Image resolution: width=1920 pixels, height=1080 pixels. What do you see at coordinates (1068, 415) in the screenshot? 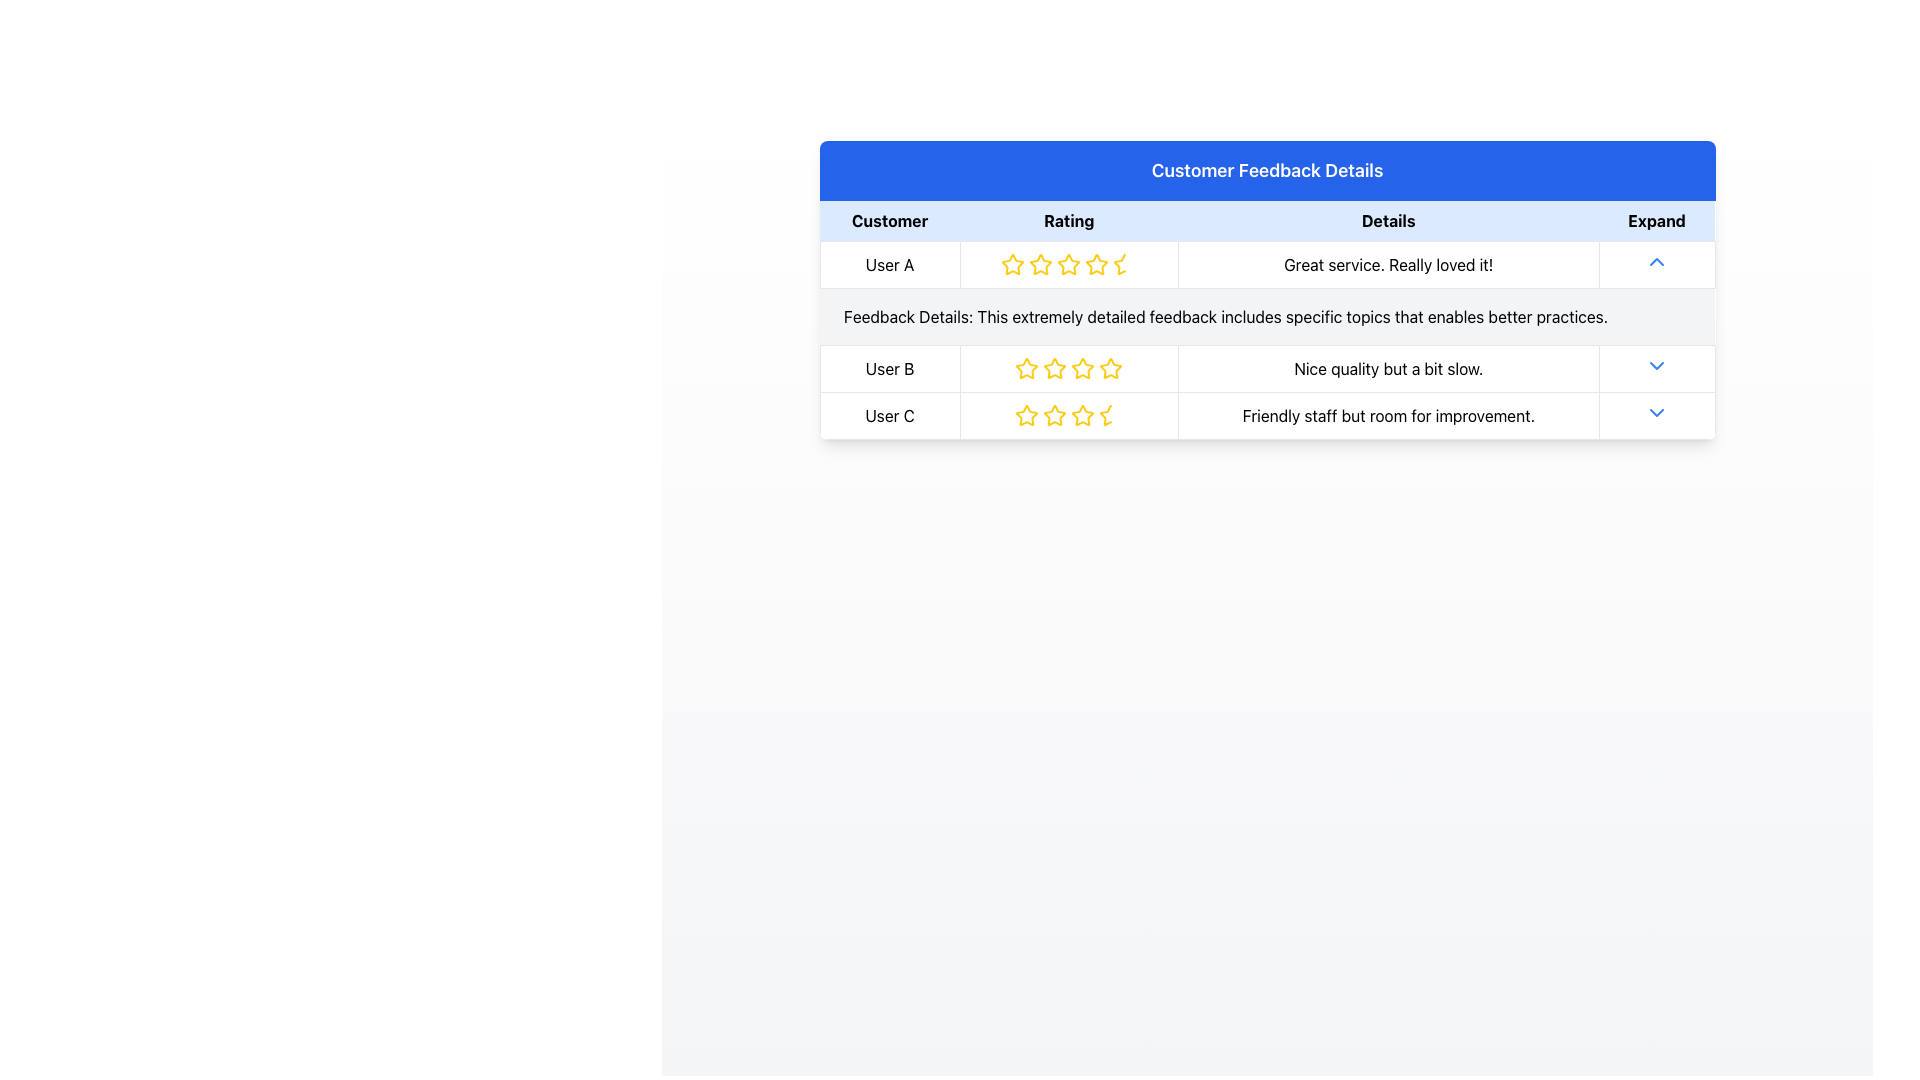
I see `the Rating display element located in the third row of the table, under the 'Rating' column, which is the second column from the left, adjacent to 'Customer' with 'User C' and 'Details' with 'Friendly staff but room for improvement'` at bounding box center [1068, 415].